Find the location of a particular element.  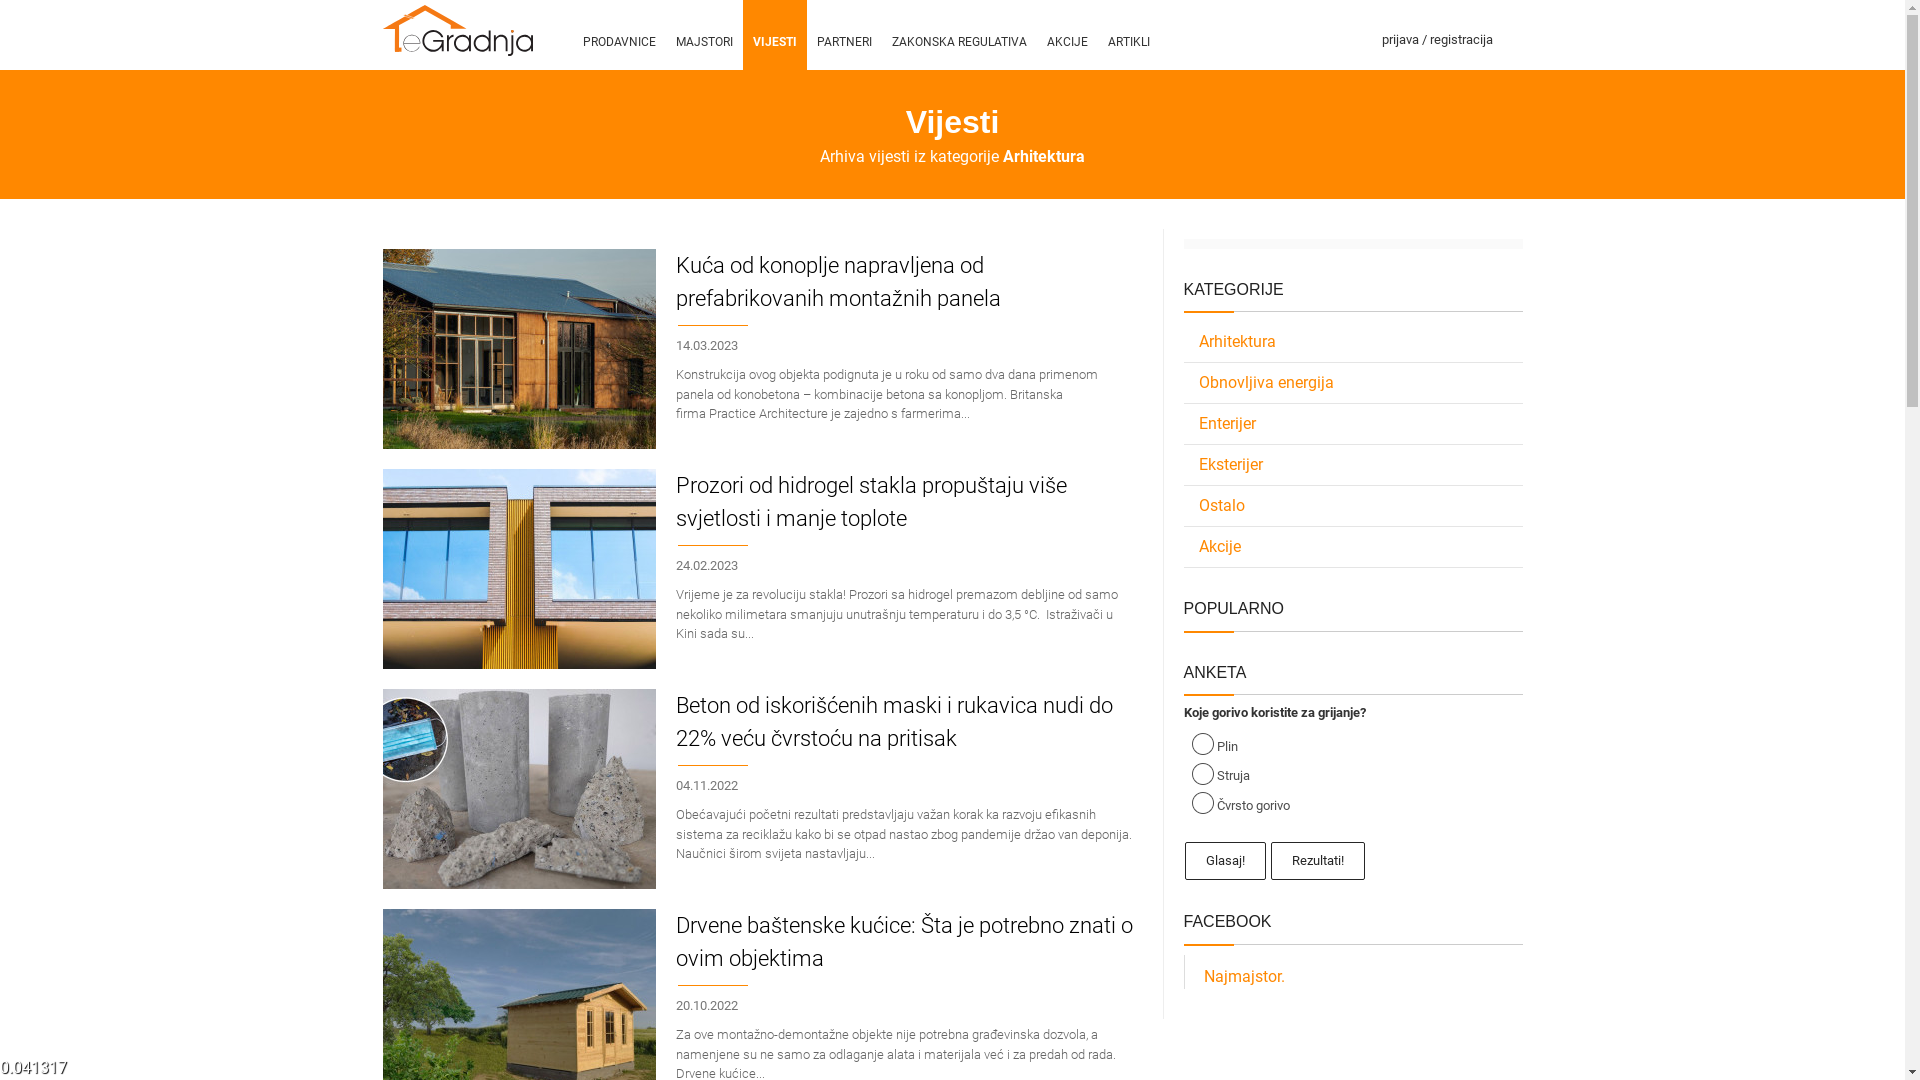

'Glasaj!' is located at coordinates (1224, 859).